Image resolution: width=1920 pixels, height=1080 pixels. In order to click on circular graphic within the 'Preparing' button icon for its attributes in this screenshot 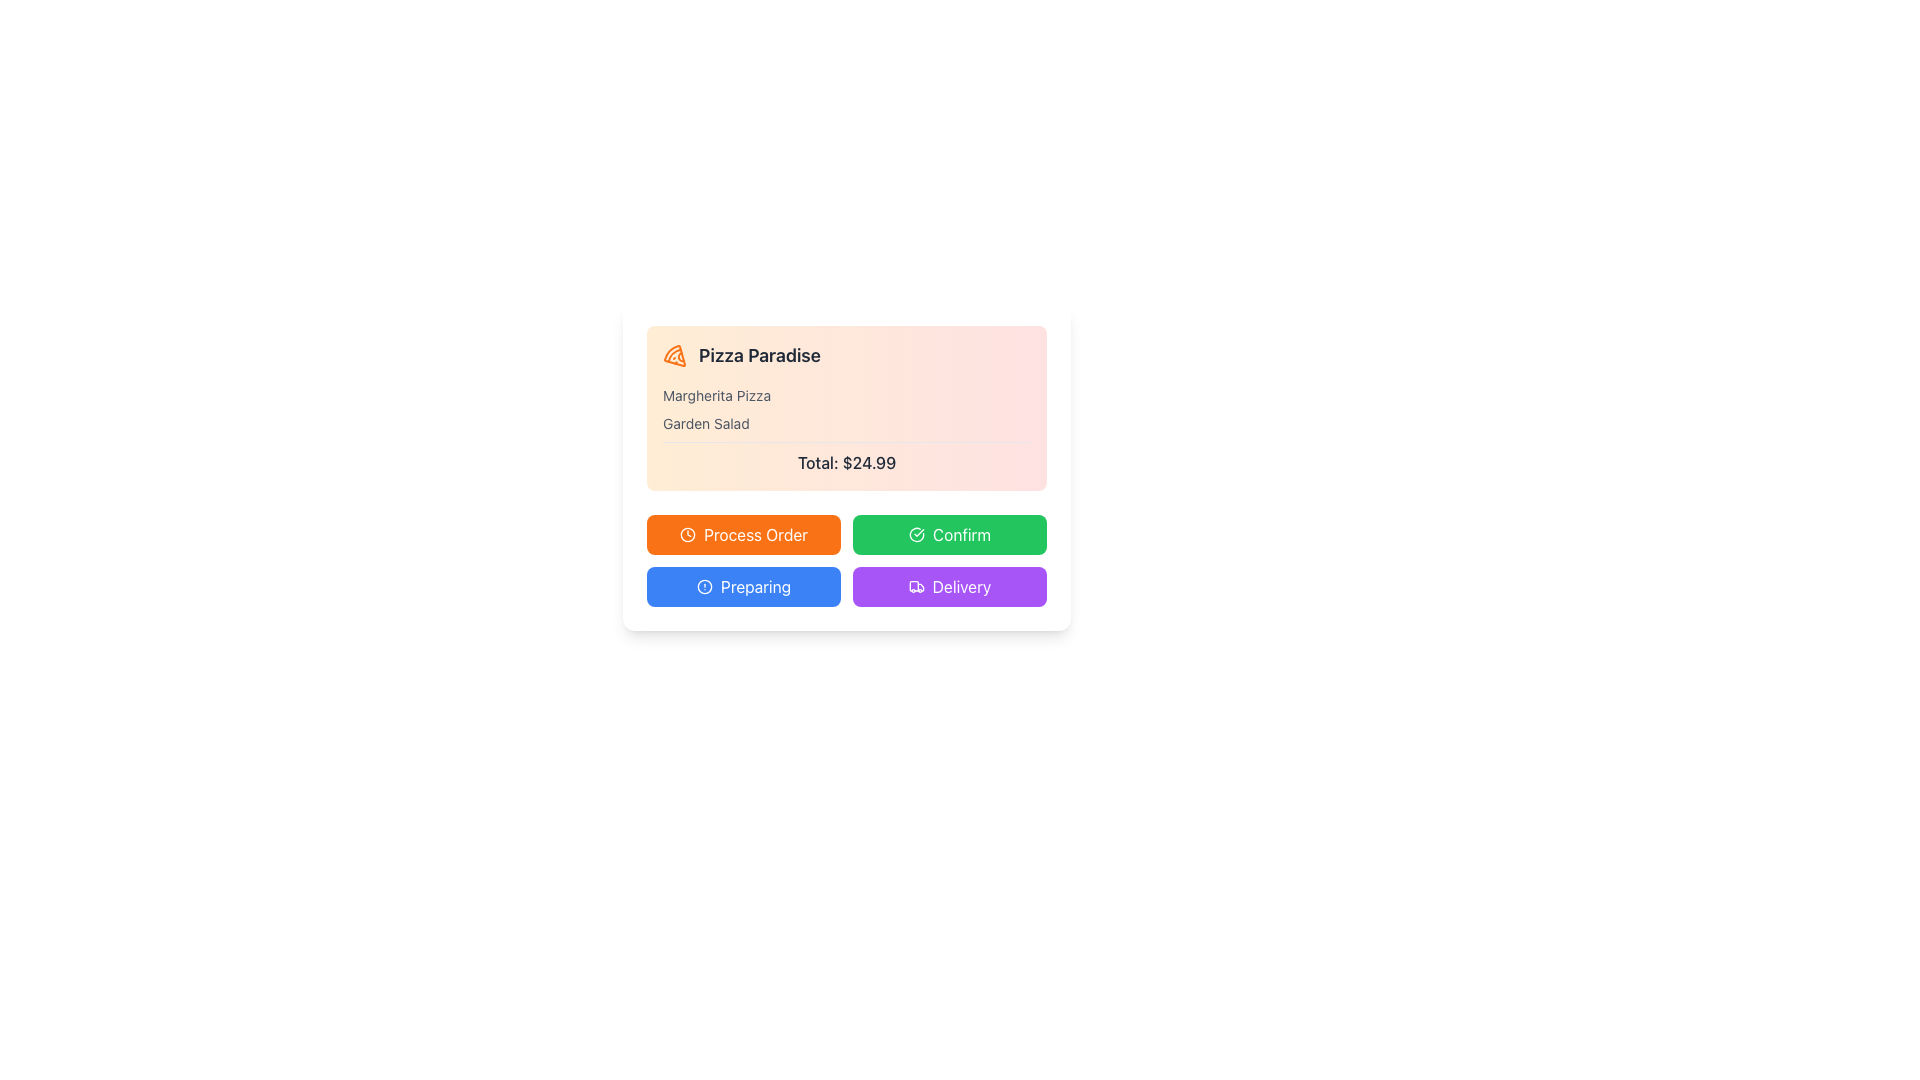, I will do `click(705, 585)`.